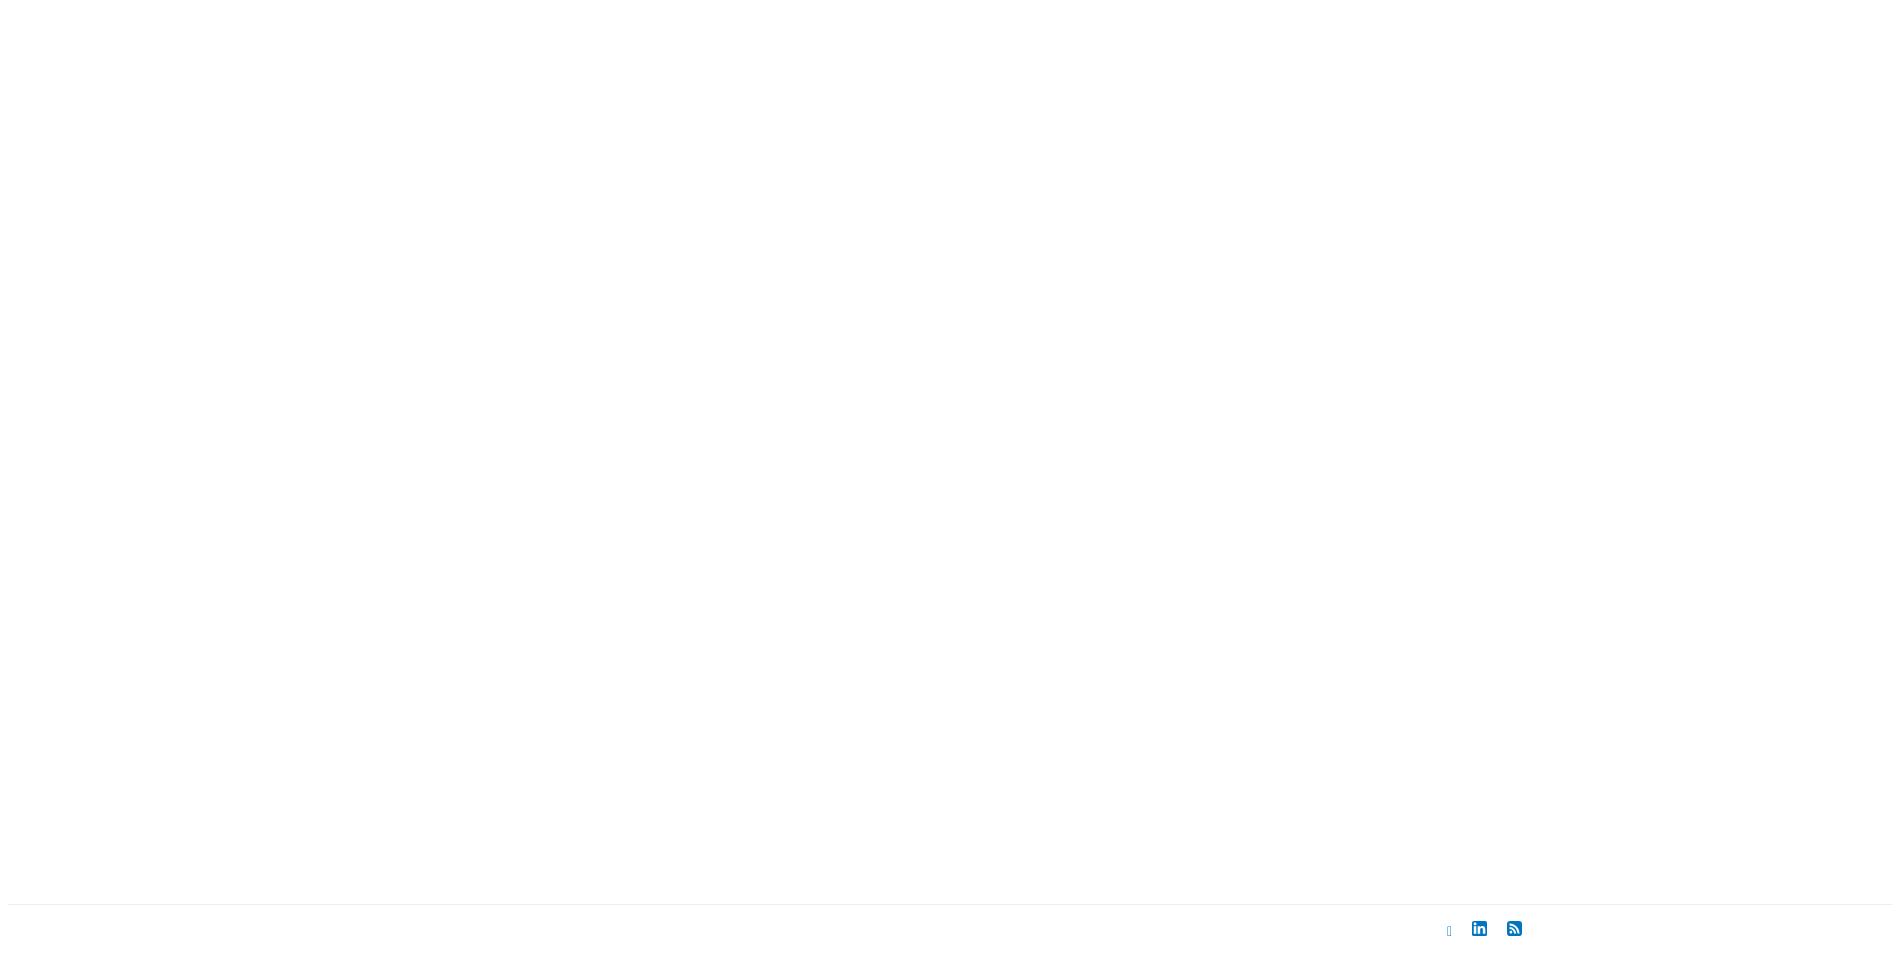 This screenshot has height=961, width=1900. Describe the element at coordinates (1254, 209) in the screenshot. I see `'February 2007'` at that location.